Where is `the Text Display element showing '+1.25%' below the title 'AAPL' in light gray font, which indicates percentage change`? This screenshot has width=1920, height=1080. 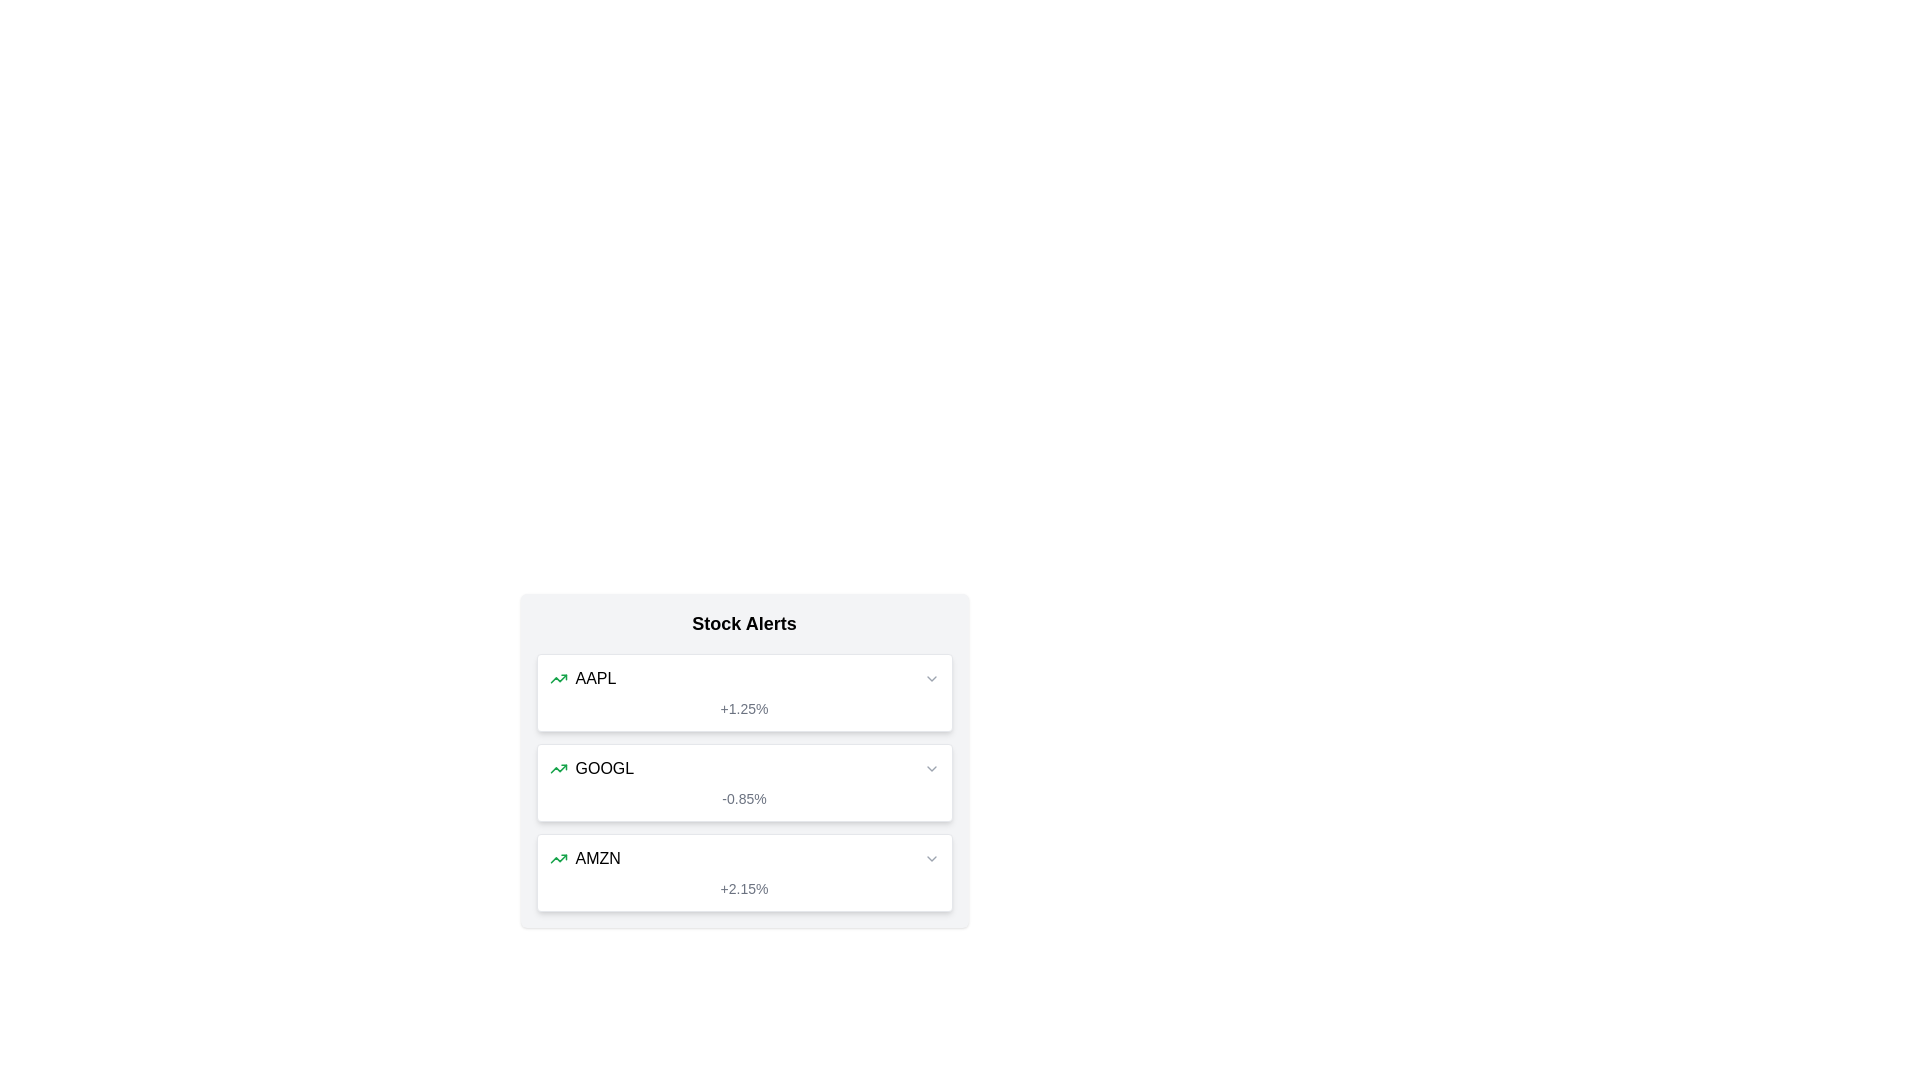
the Text Display element showing '+1.25%' below the title 'AAPL' in light gray font, which indicates percentage change is located at coordinates (743, 708).